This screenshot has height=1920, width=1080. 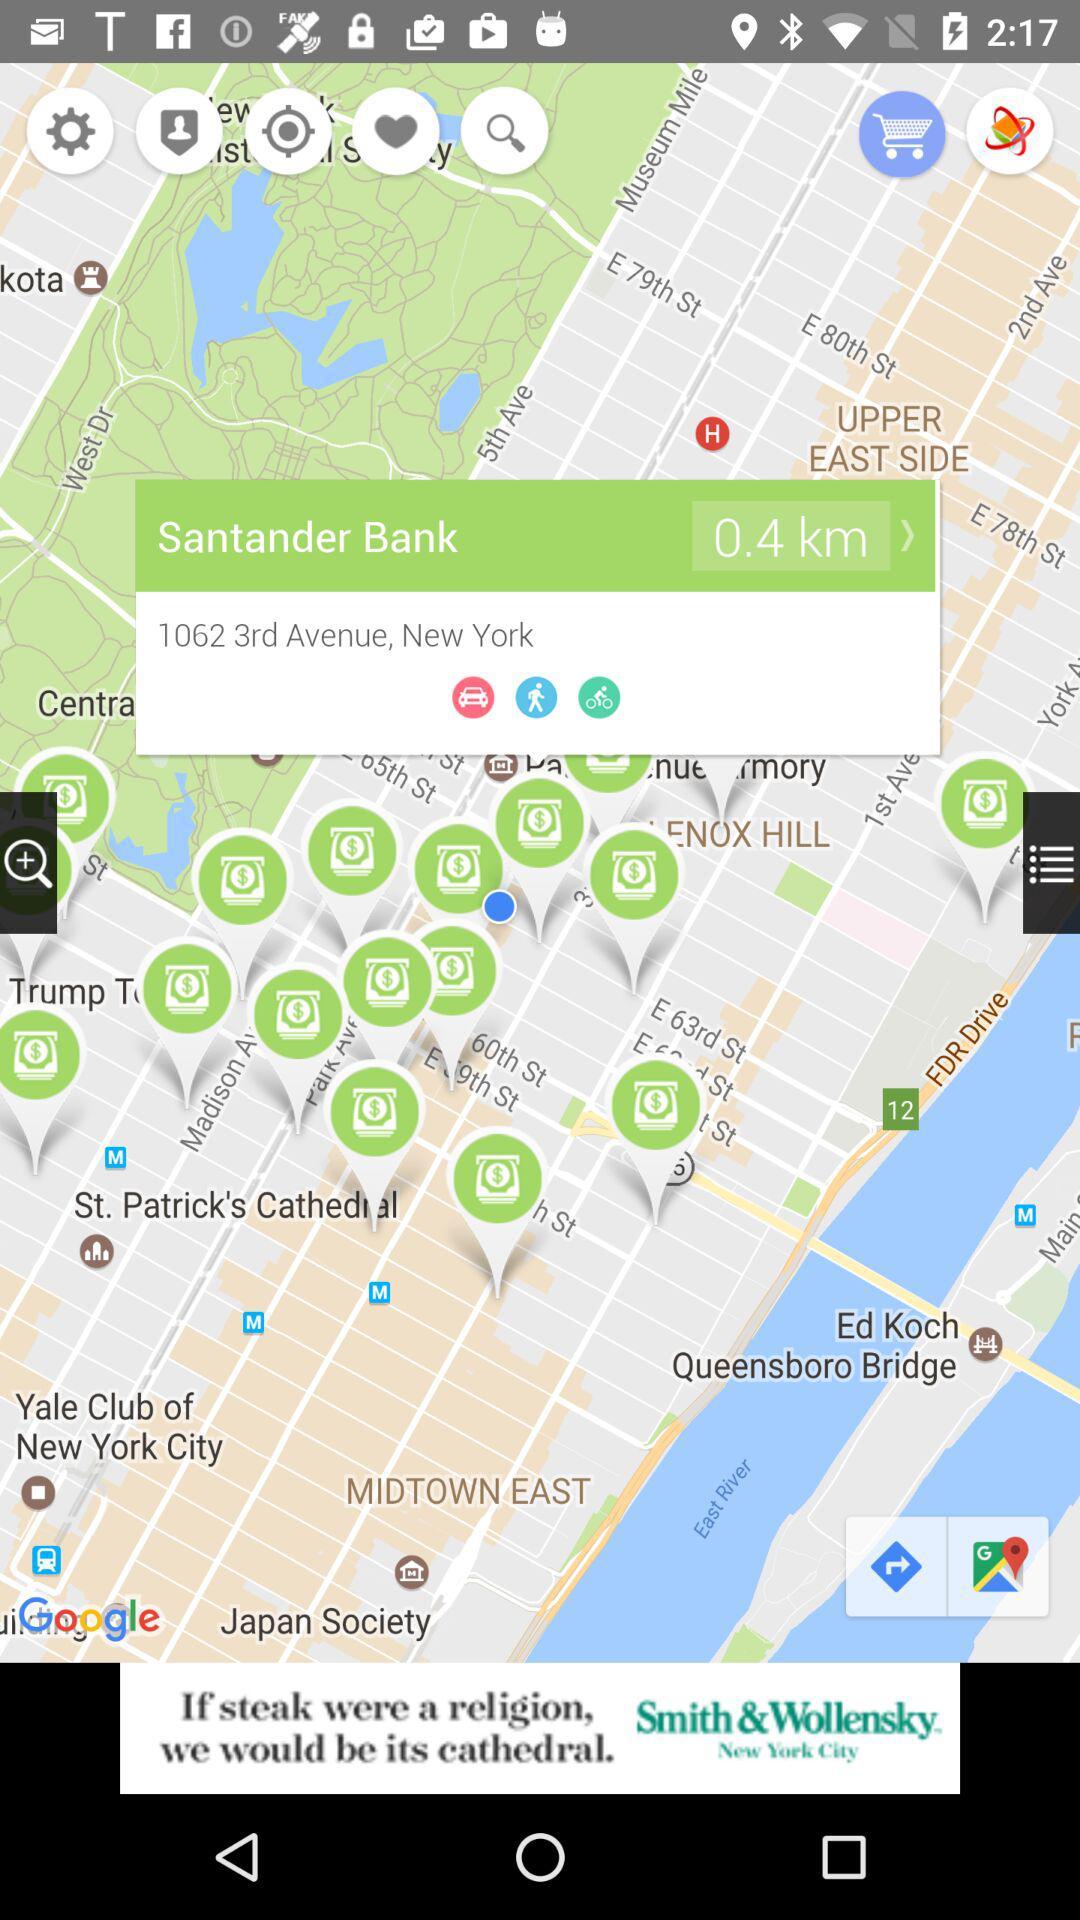 What do you see at coordinates (1000, 1566) in the screenshot?
I see `the chat icon` at bounding box center [1000, 1566].